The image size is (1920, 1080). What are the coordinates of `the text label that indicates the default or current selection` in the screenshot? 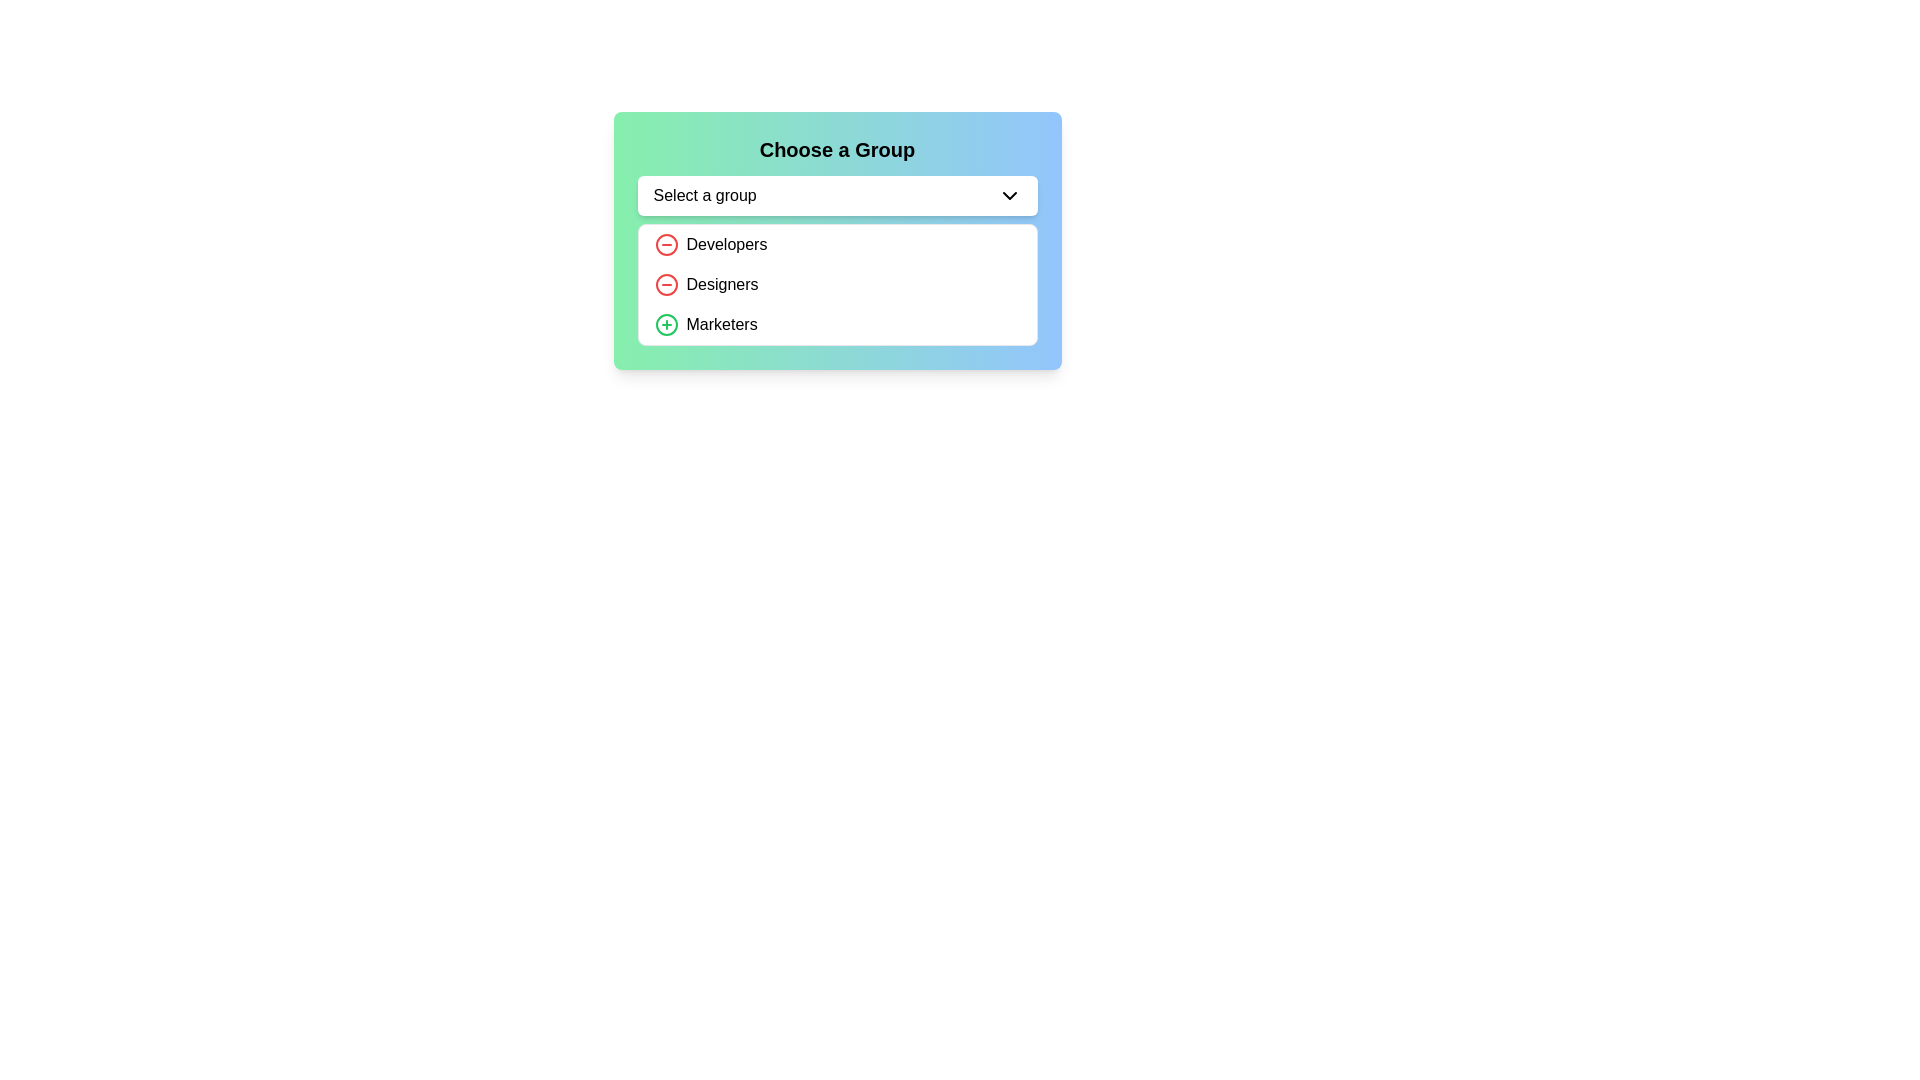 It's located at (705, 196).